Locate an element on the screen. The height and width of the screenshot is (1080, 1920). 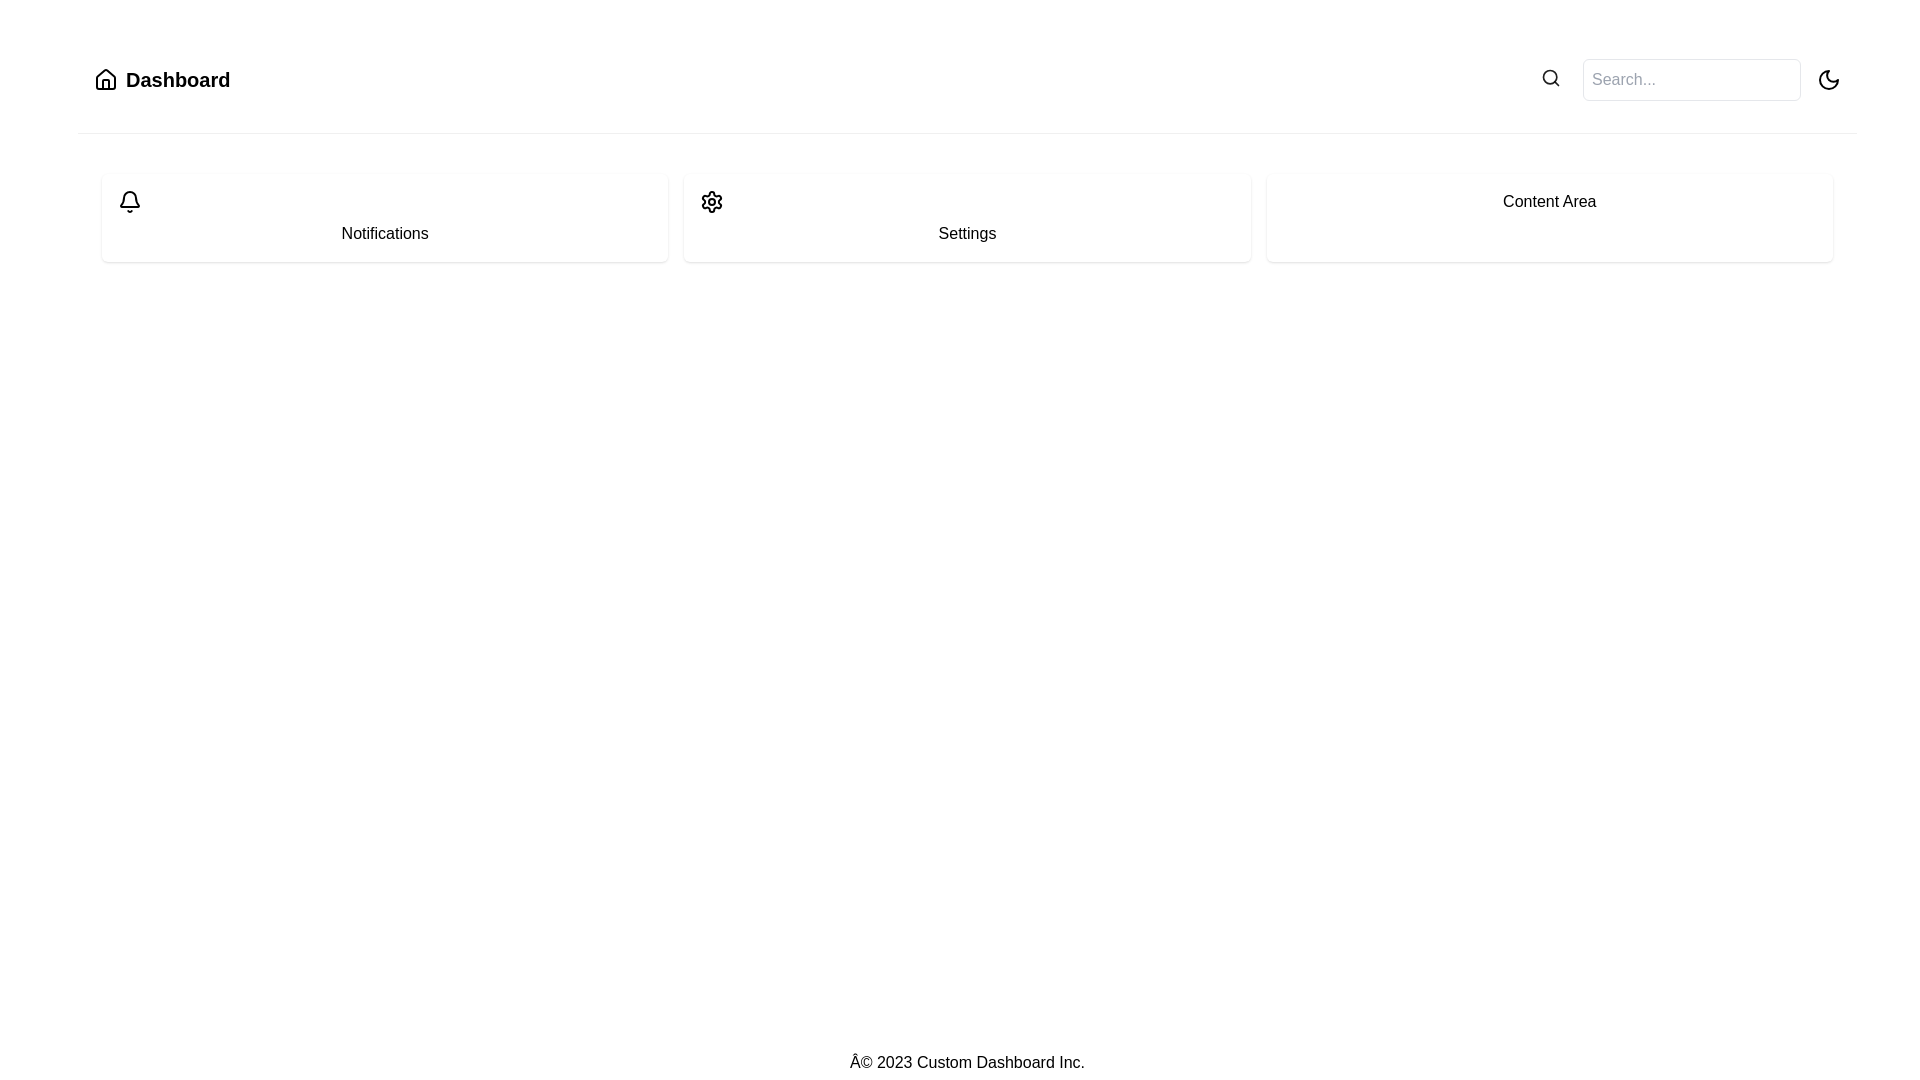
the thin, horizontal Separator (UI Divider) located directly beneath the 'Dashboard' title and navigation bar is located at coordinates (967, 133).